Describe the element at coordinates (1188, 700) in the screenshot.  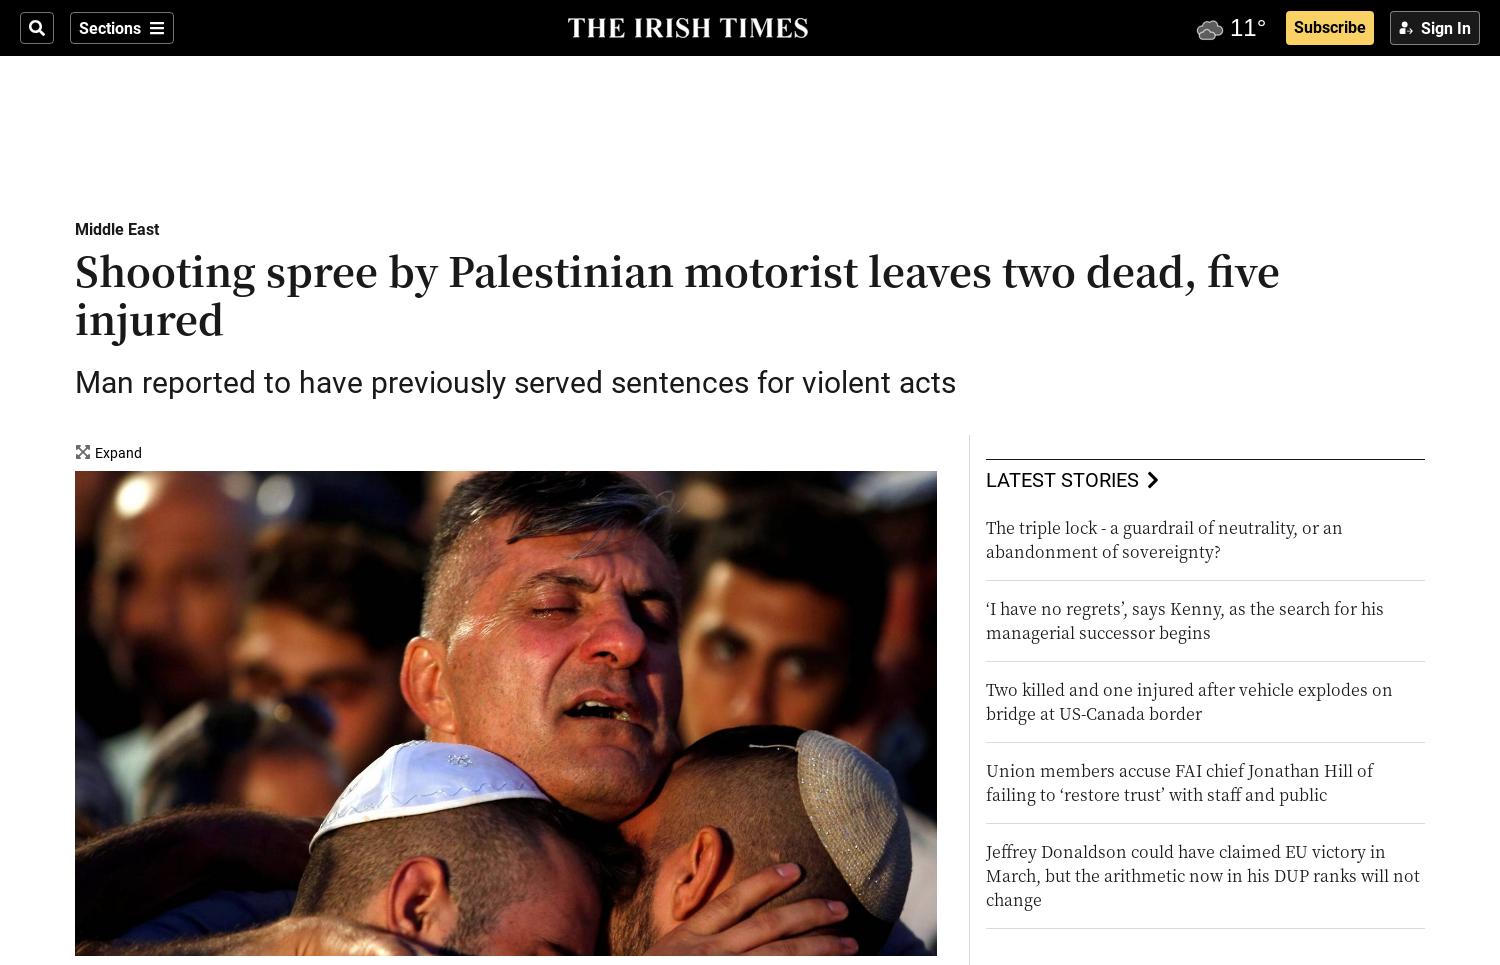
I see `'Two killed and one injured after vehicle explodes on bridge at US-Canada border'` at that location.